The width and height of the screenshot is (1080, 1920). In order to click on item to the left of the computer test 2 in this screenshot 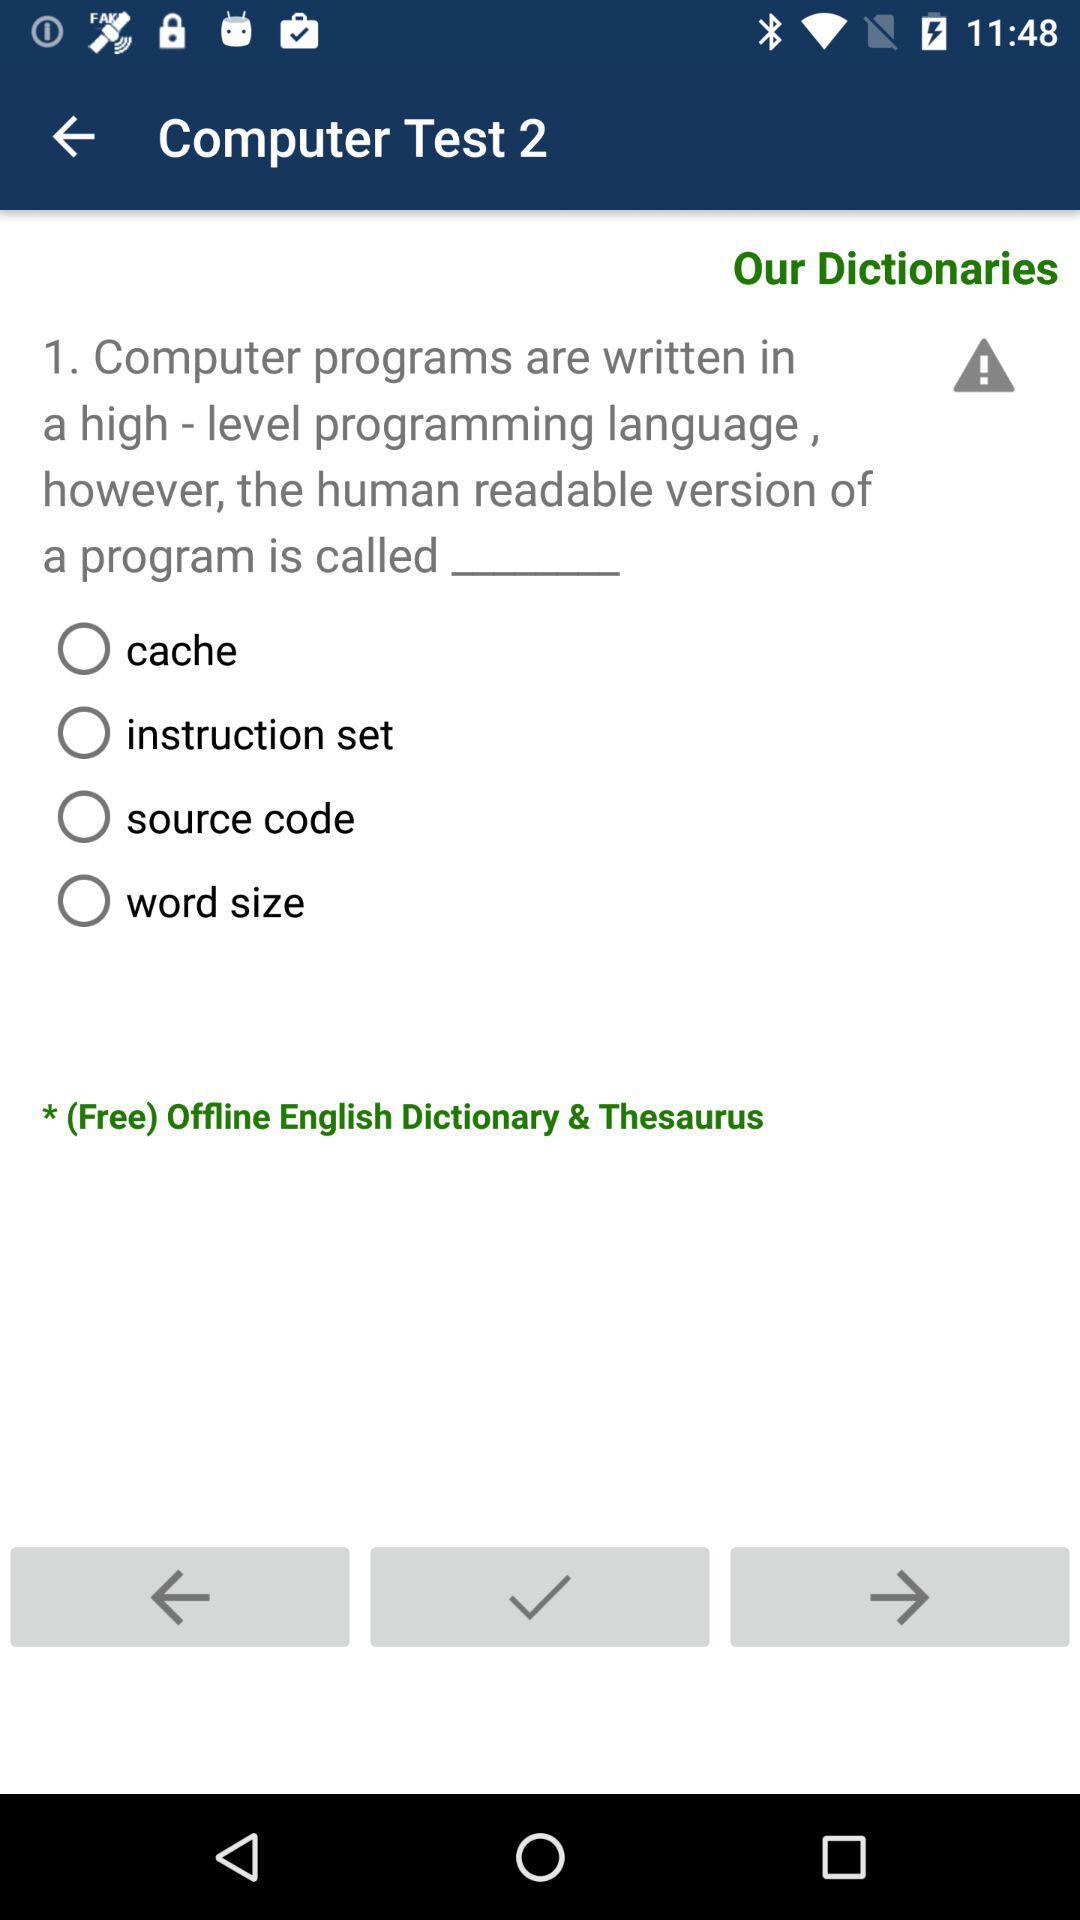, I will do `click(72, 135)`.